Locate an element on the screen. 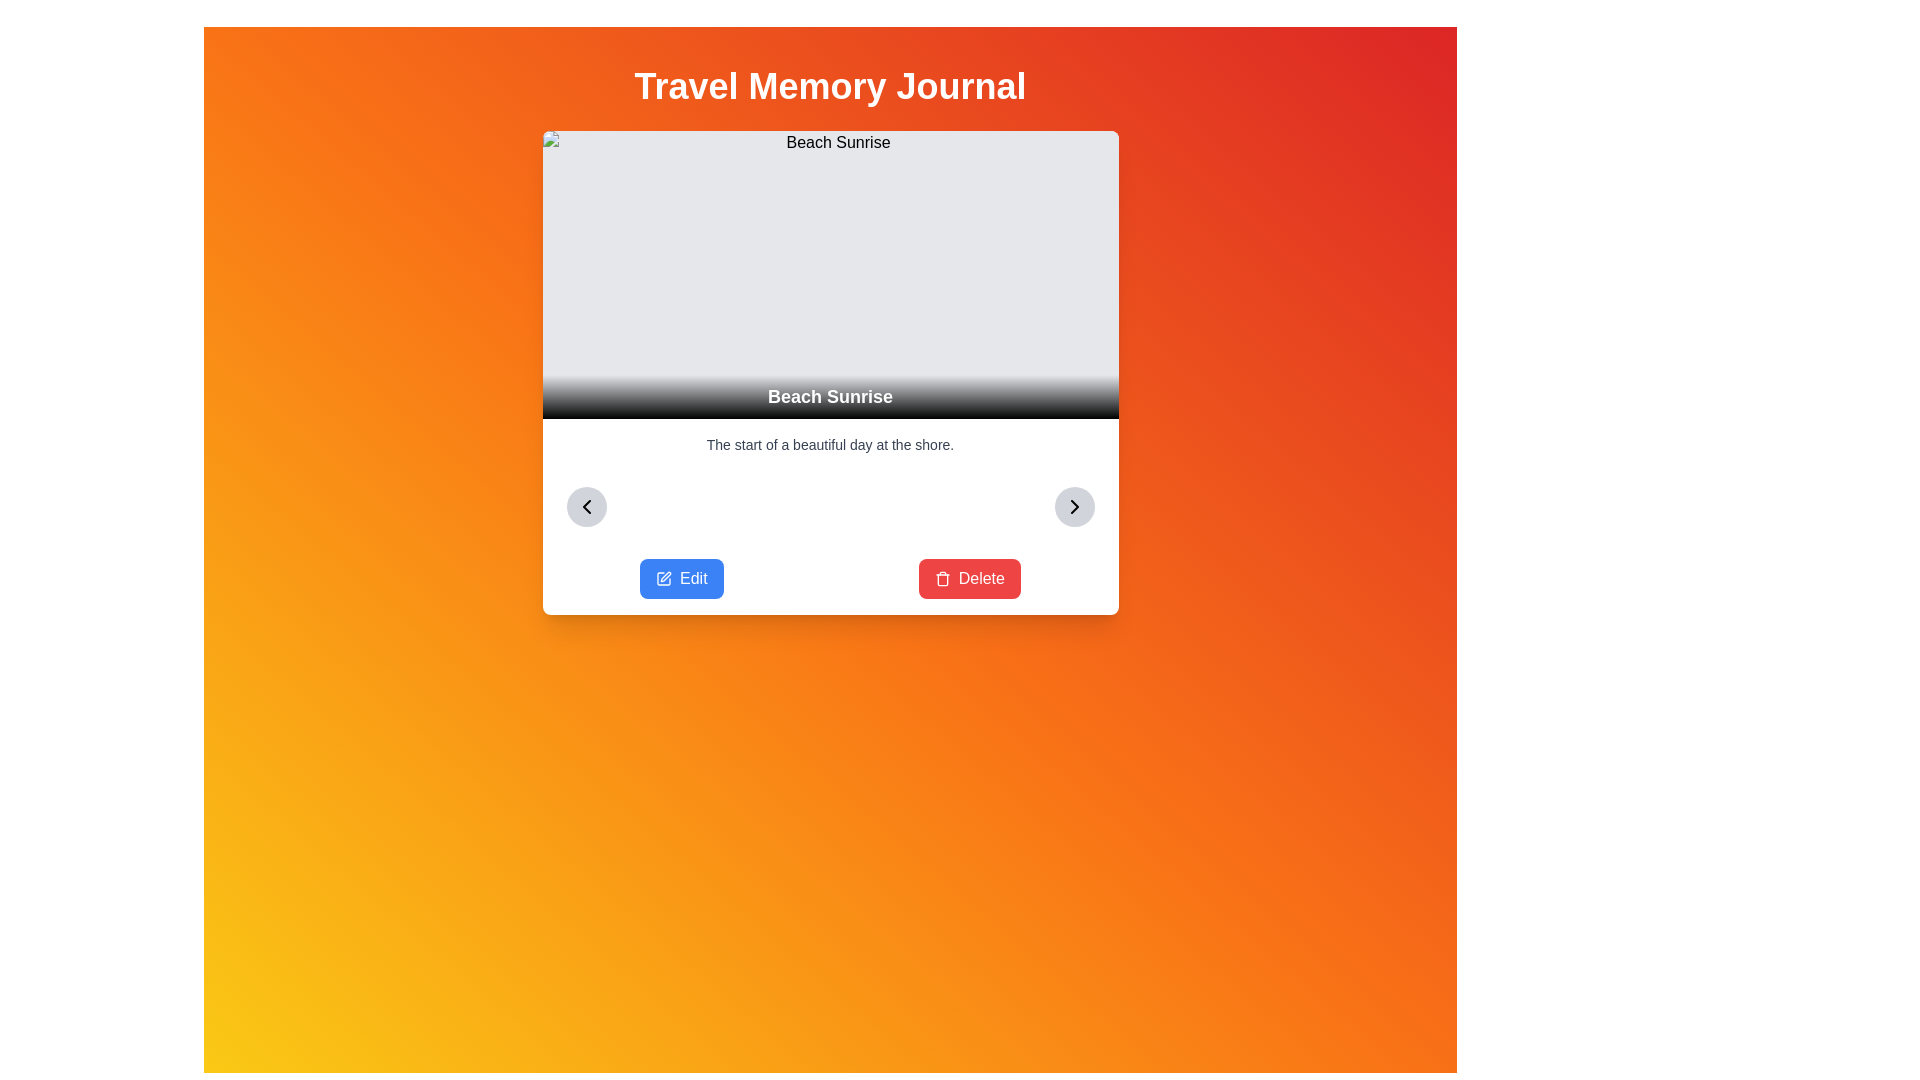  the editing tool icon located in the bottom-center portion of the main interface, which is part of a larger square icon is located at coordinates (666, 577).